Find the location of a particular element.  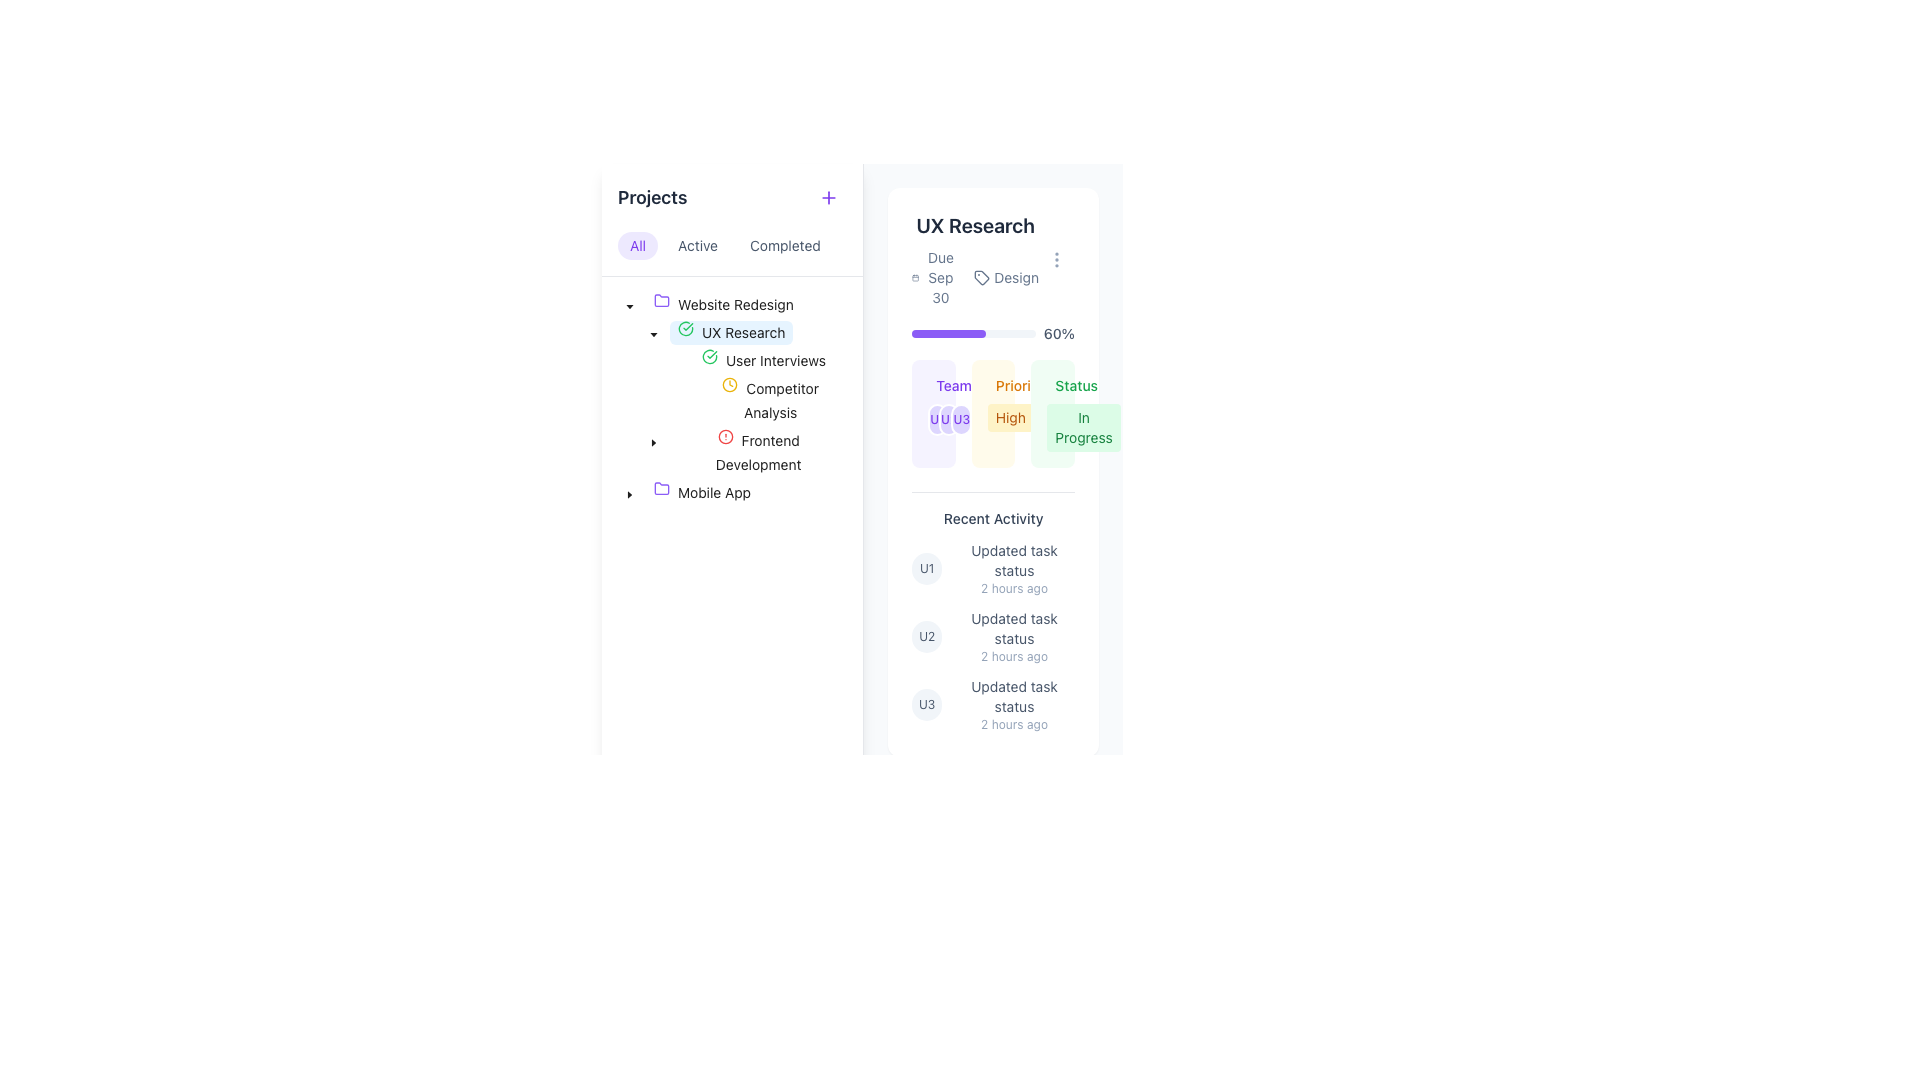

the 'User Interviews' text label located under the 'UX Research' node is located at coordinates (775, 360).